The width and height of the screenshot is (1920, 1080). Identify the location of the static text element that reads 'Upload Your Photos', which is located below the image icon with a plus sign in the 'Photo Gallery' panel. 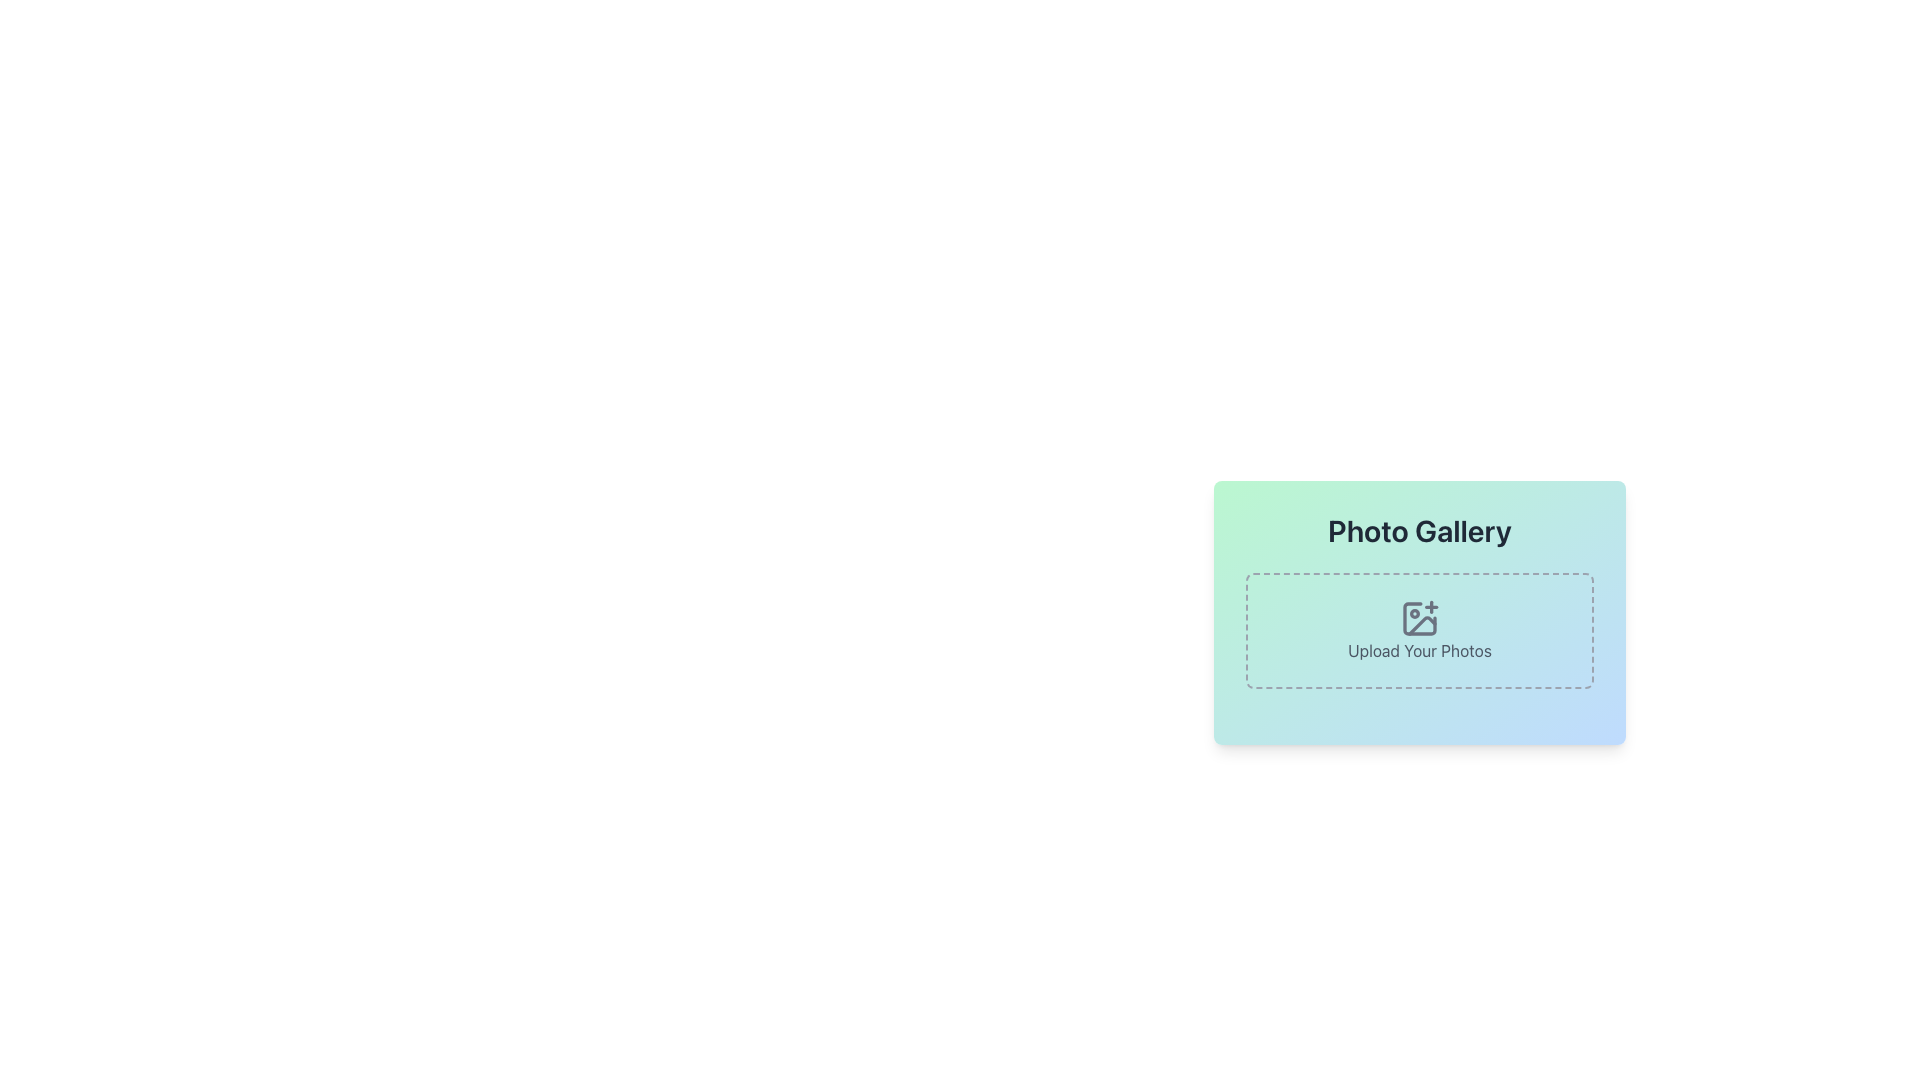
(1419, 651).